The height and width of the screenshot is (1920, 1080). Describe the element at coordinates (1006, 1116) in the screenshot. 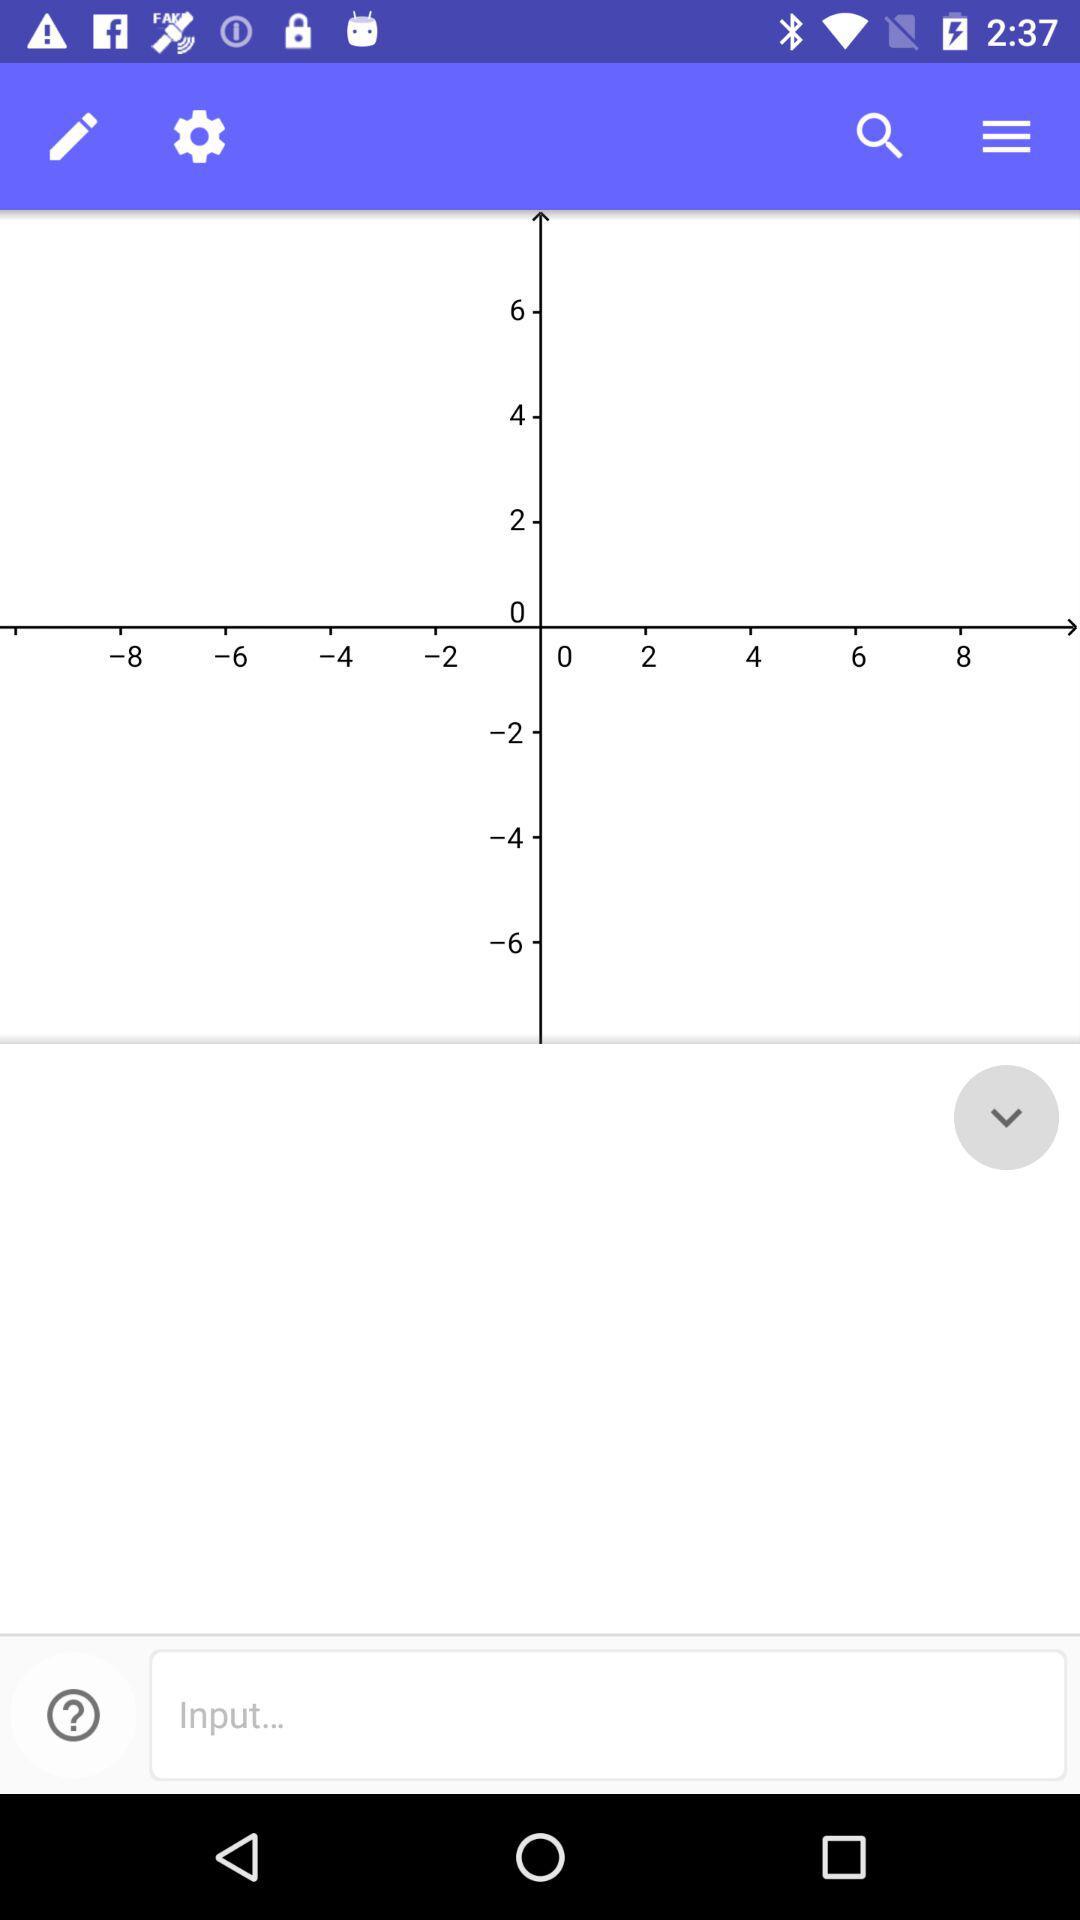

I see `the expand_more icon` at that location.